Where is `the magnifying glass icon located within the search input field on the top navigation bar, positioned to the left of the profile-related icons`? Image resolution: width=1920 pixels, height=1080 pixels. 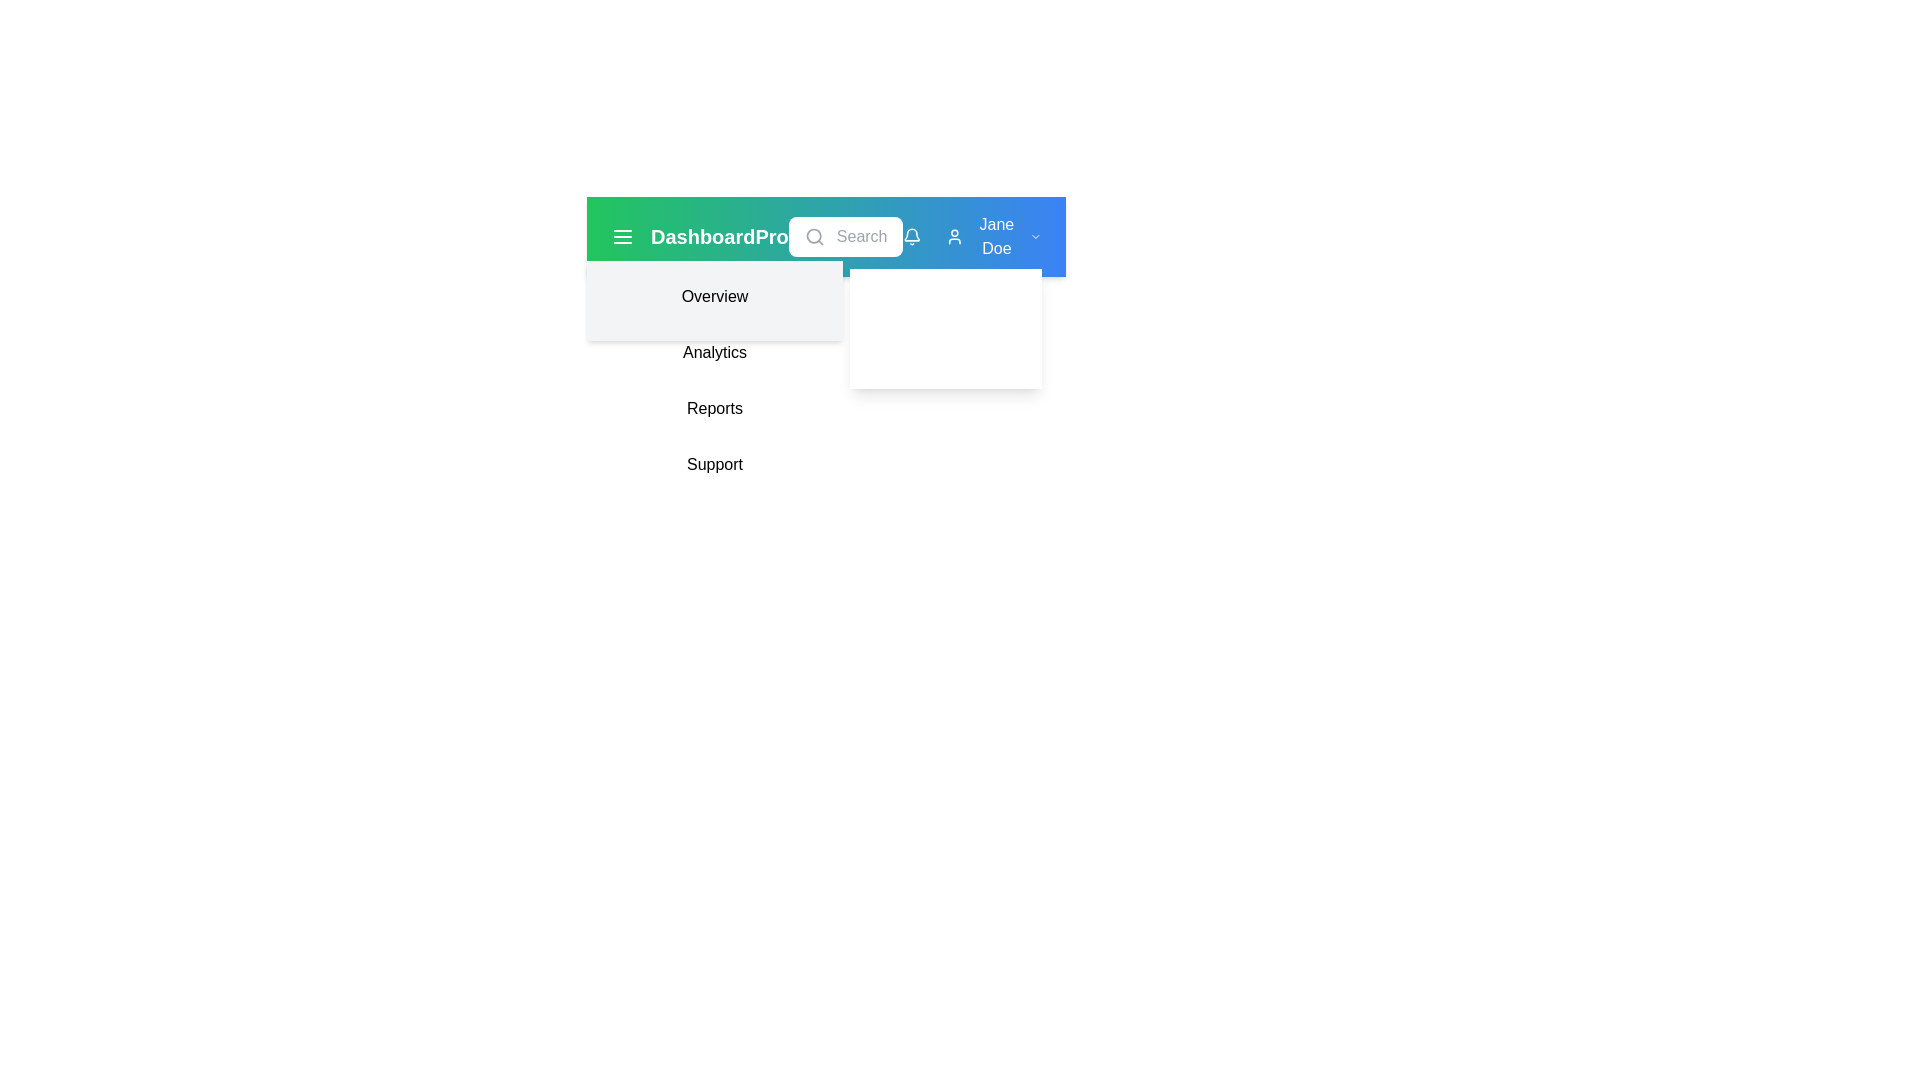
the magnifying glass icon located within the search input field on the top navigation bar, positioned to the left of the profile-related icons is located at coordinates (814, 235).